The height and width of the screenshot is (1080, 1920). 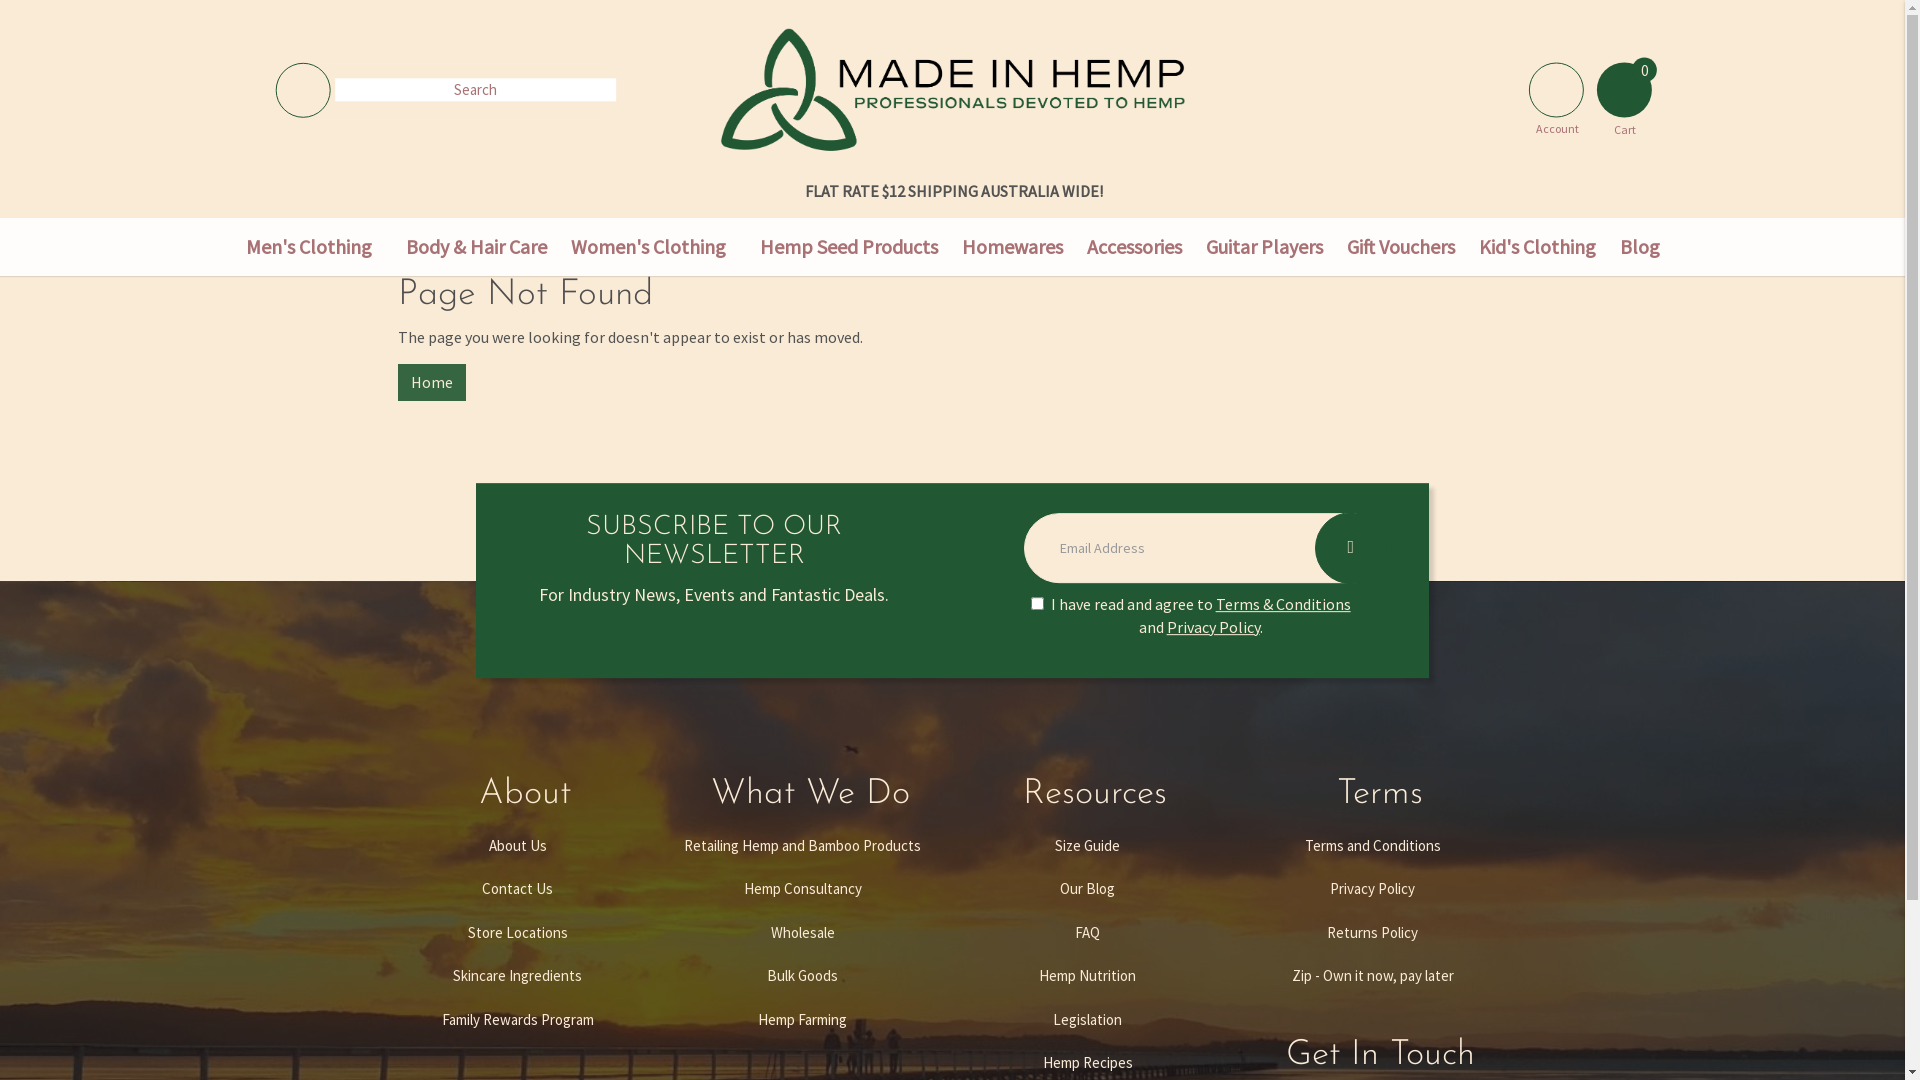 I want to click on 'Made In Hemp Pty Ltd', so click(x=719, y=87).